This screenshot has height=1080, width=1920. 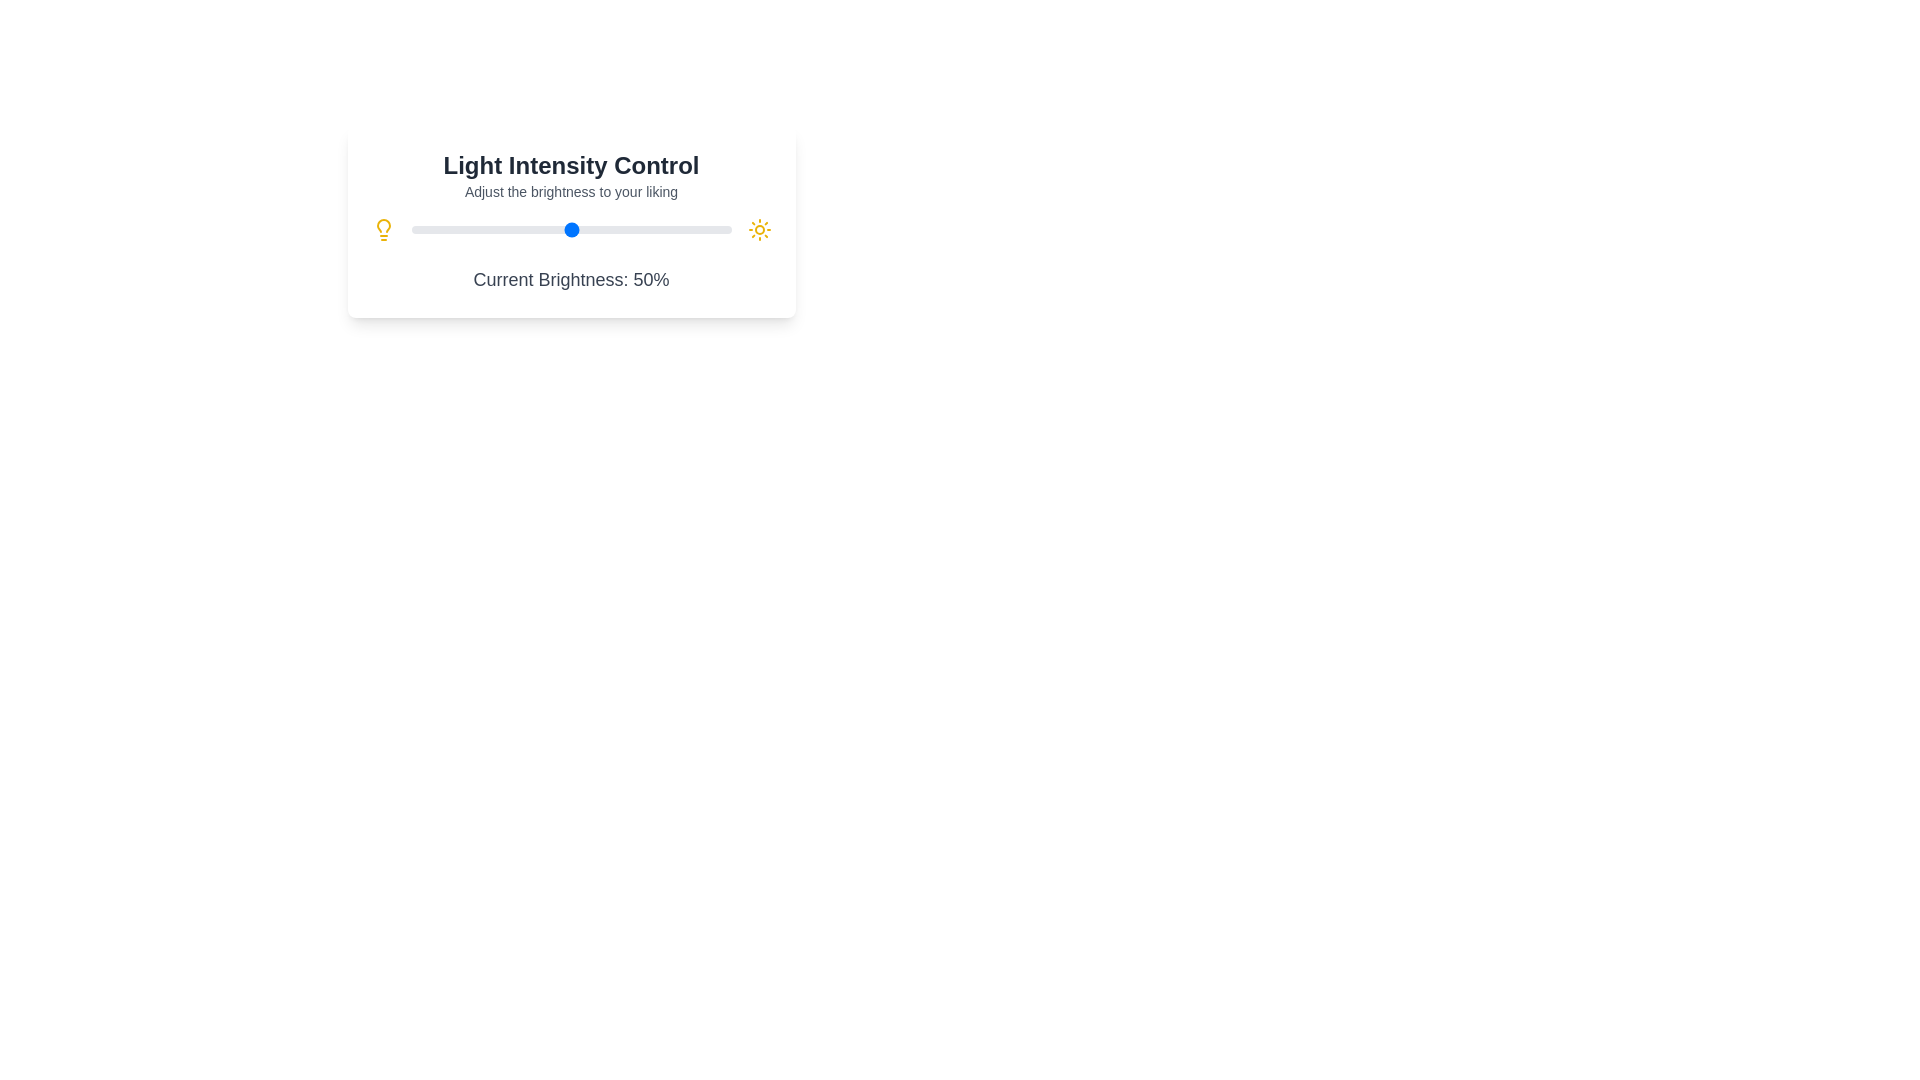 I want to click on the sun icon to interact with it, so click(x=758, y=229).